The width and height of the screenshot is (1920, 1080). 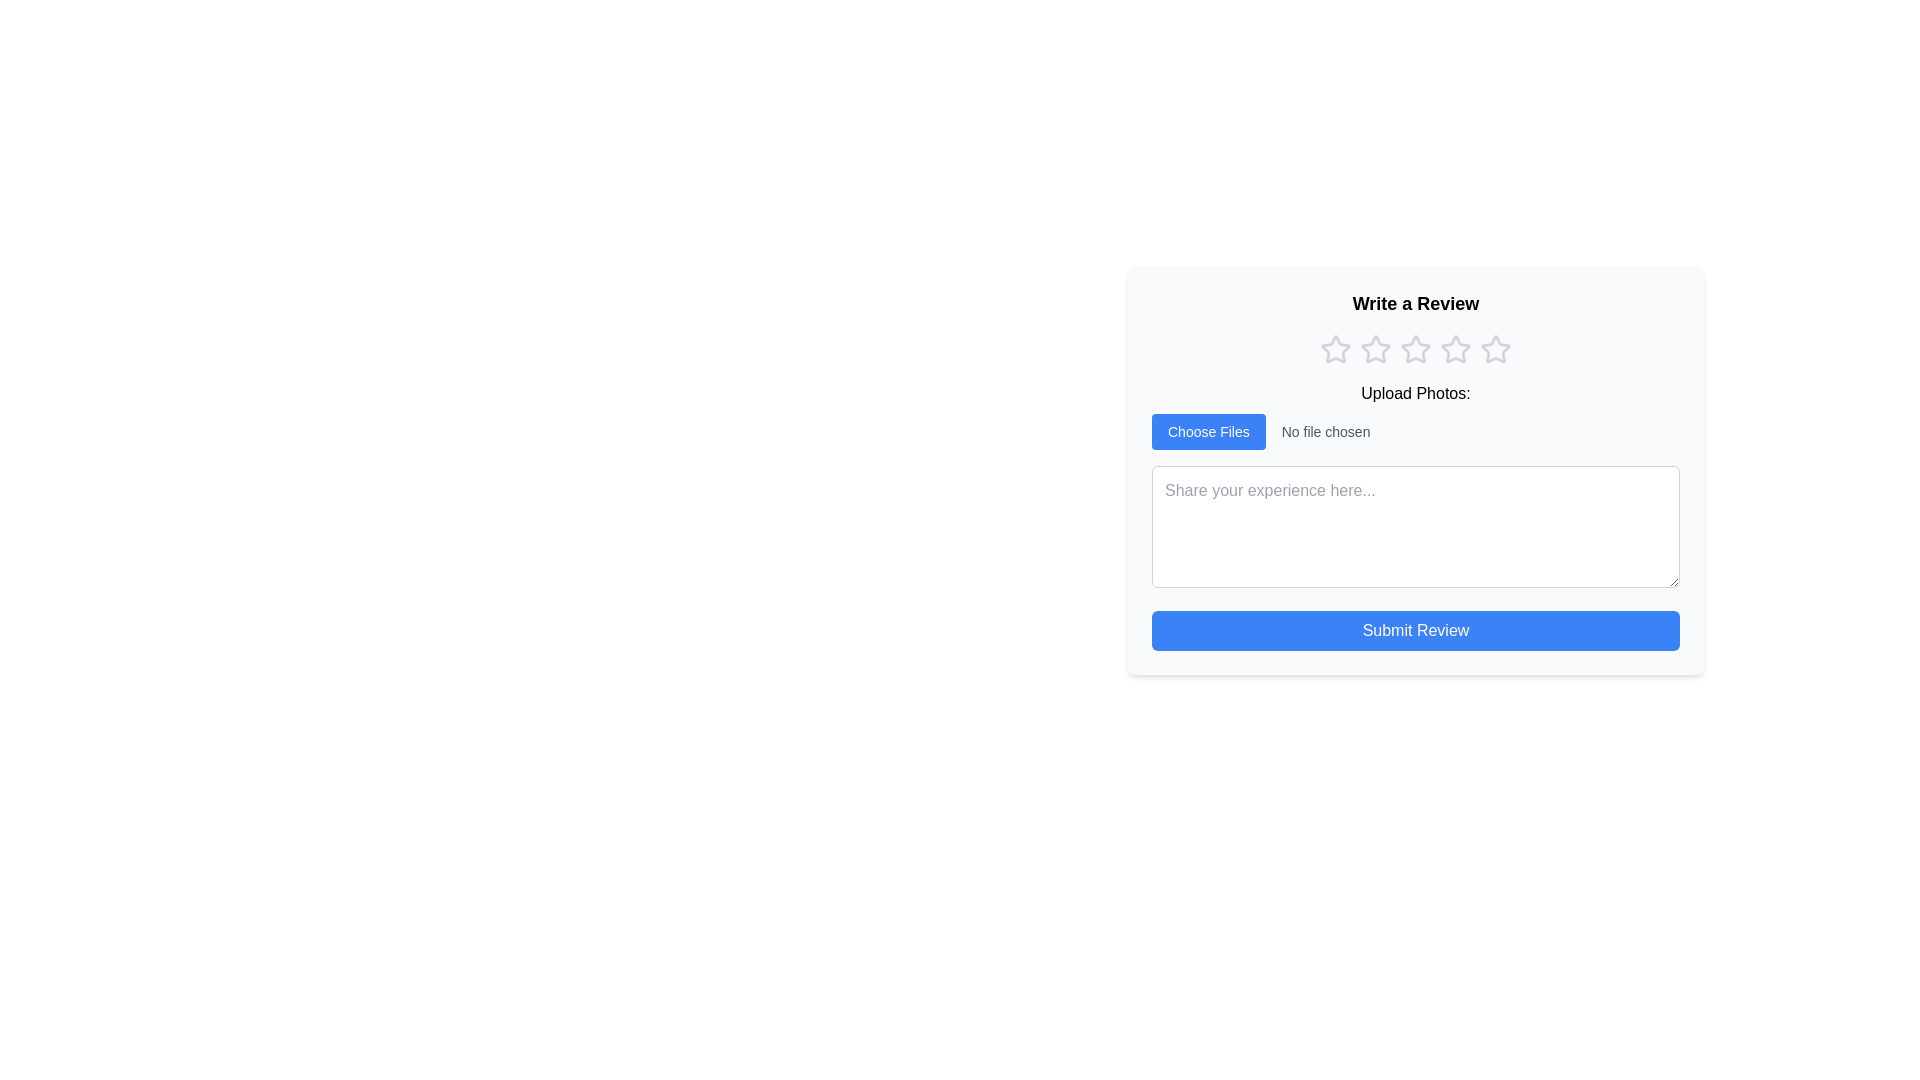 What do you see at coordinates (1415, 631) in the screenshot?
I see `the 'Submit Review' button, which has a blue background and white text, located at the bottom of the review submission panel` at bounding box center [1415, 631].